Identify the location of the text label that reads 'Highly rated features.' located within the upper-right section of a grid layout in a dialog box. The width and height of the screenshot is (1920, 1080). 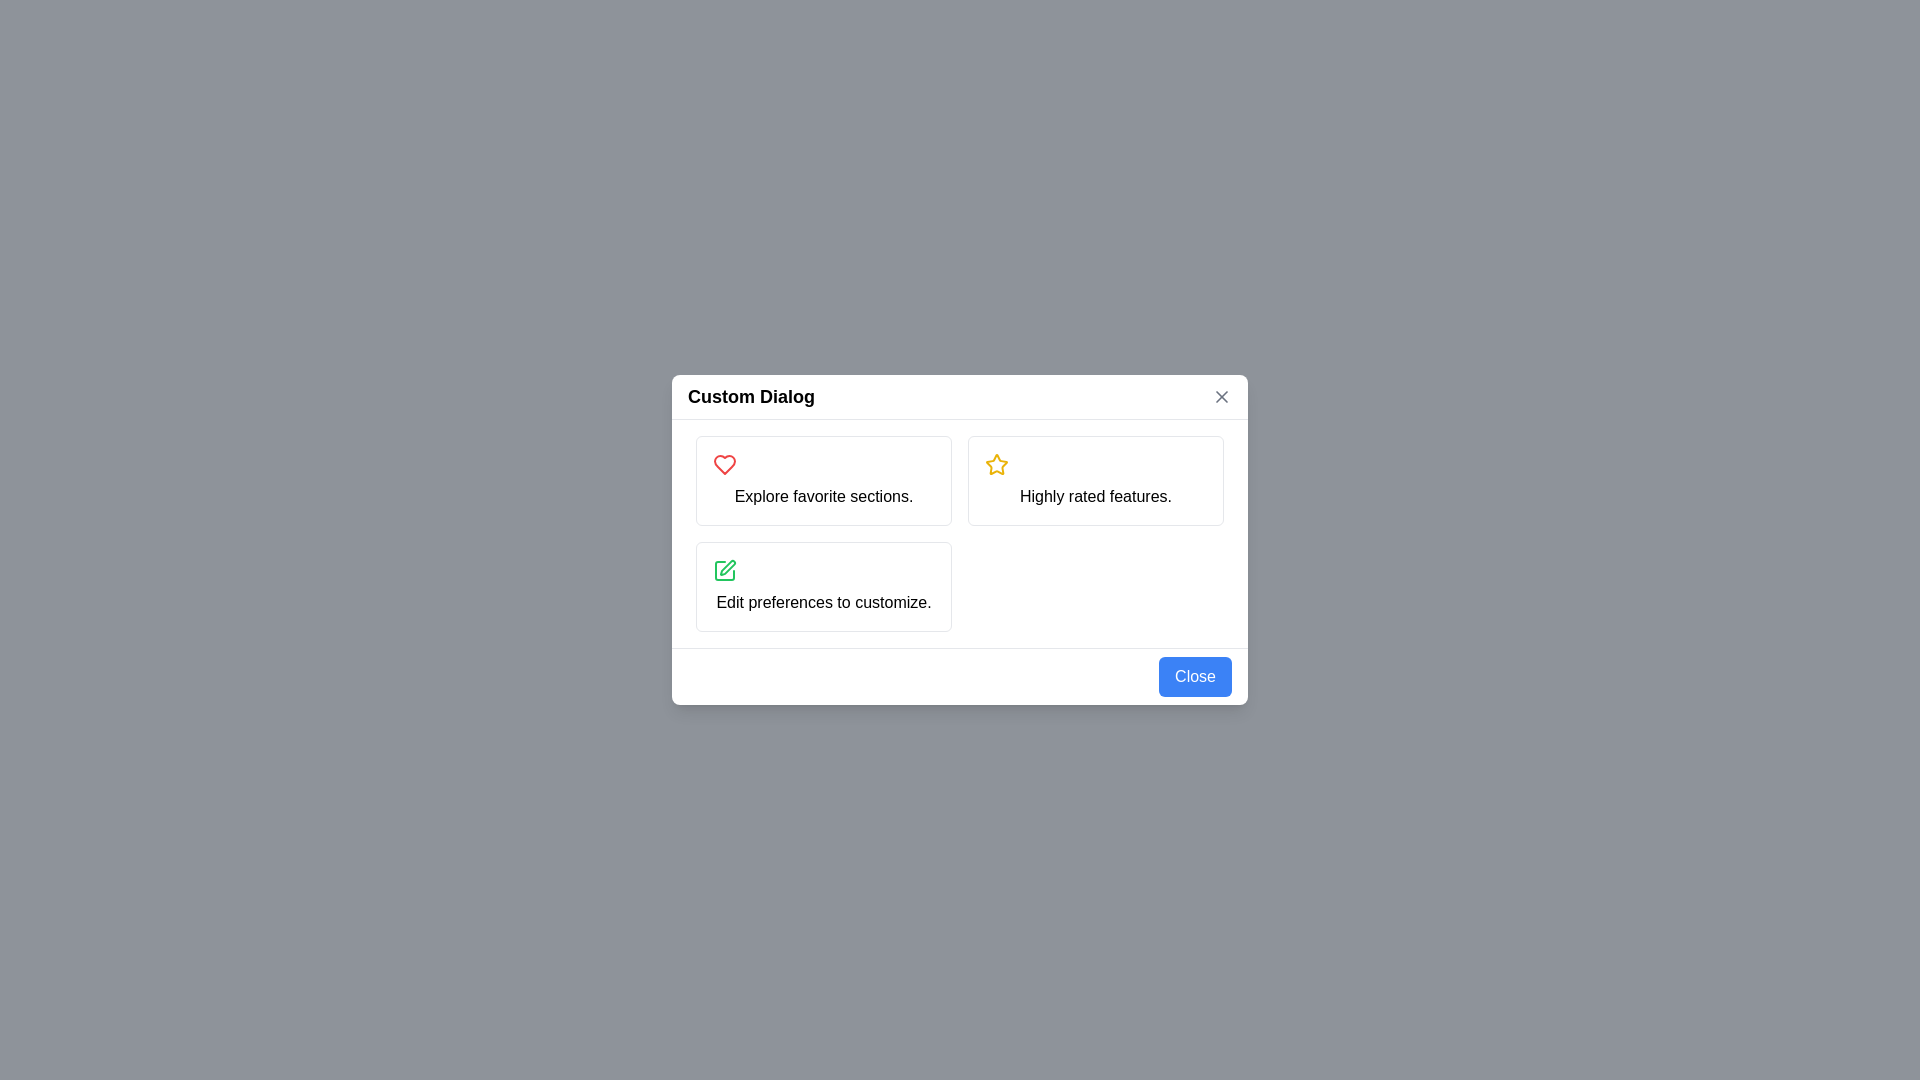
(1094, 496).